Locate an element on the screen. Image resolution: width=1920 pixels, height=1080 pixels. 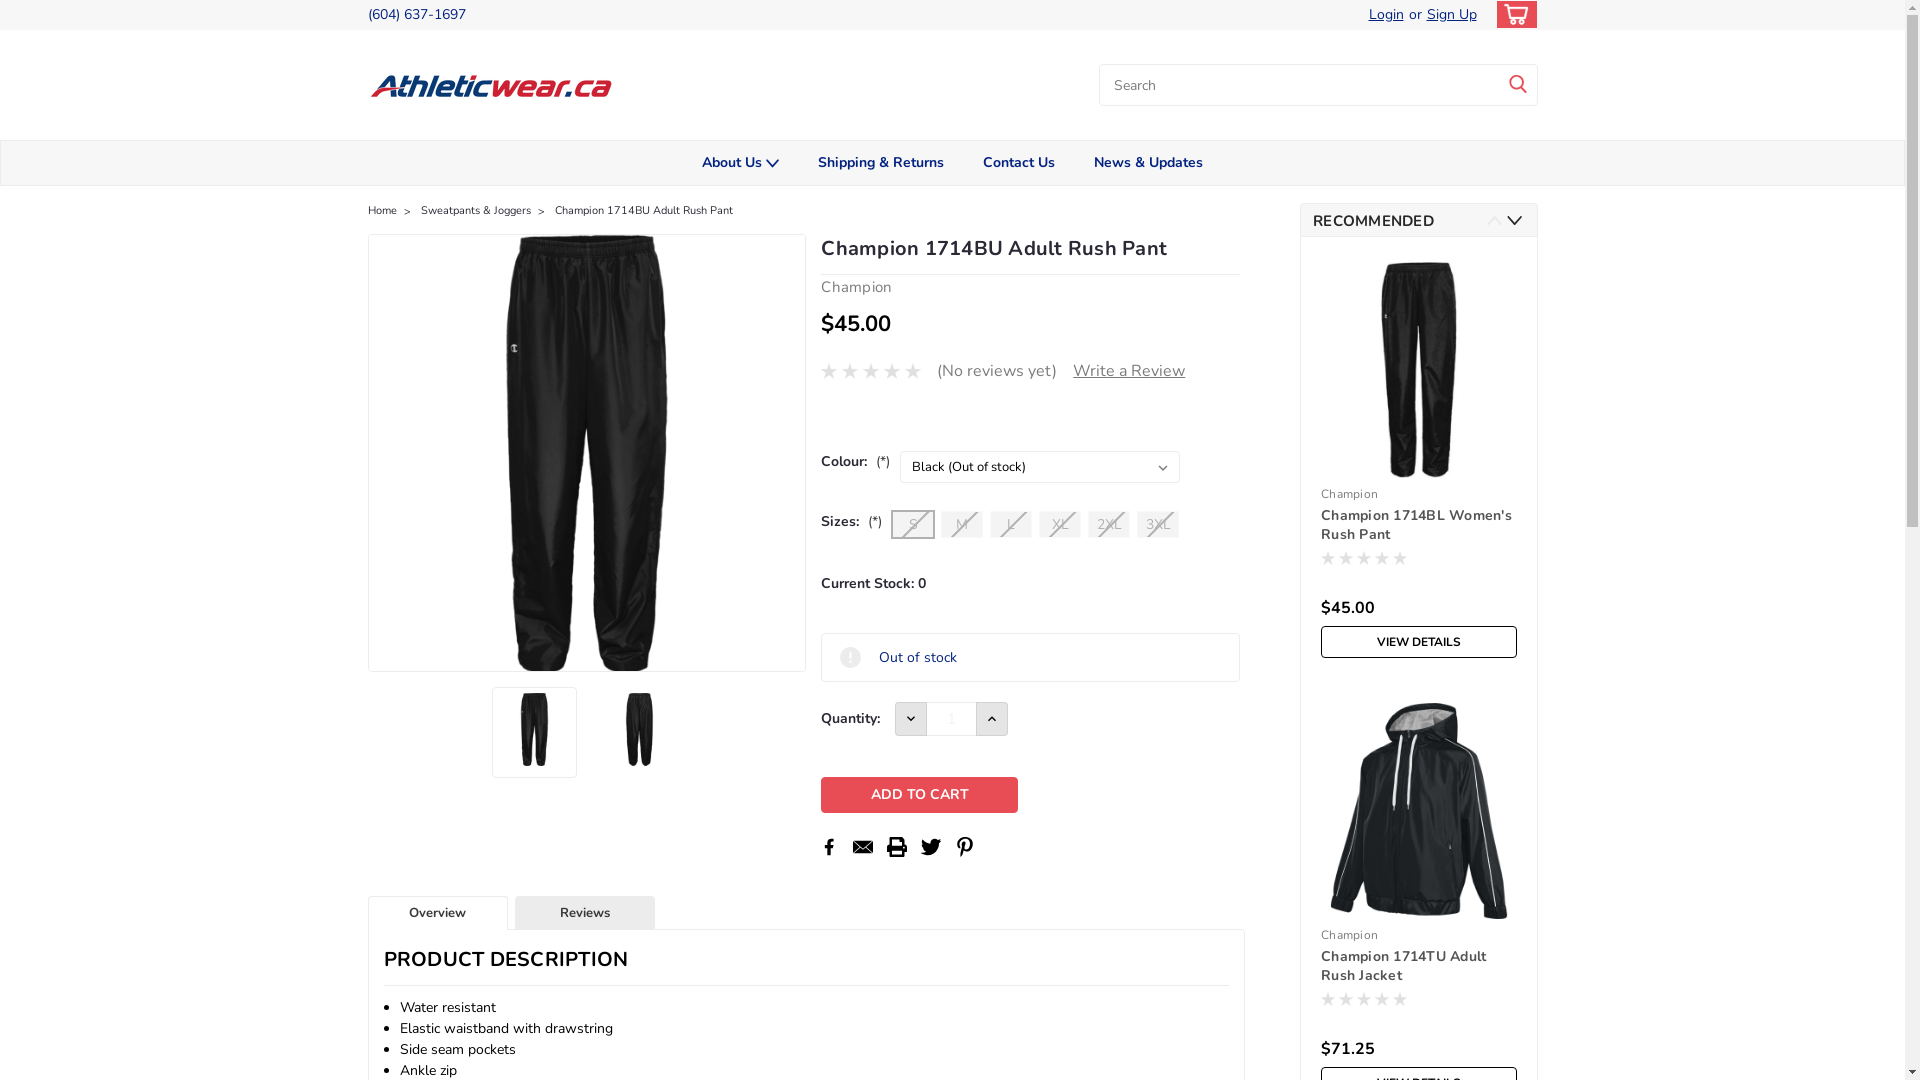
'Champion' is located at coordinates (1349, 493).